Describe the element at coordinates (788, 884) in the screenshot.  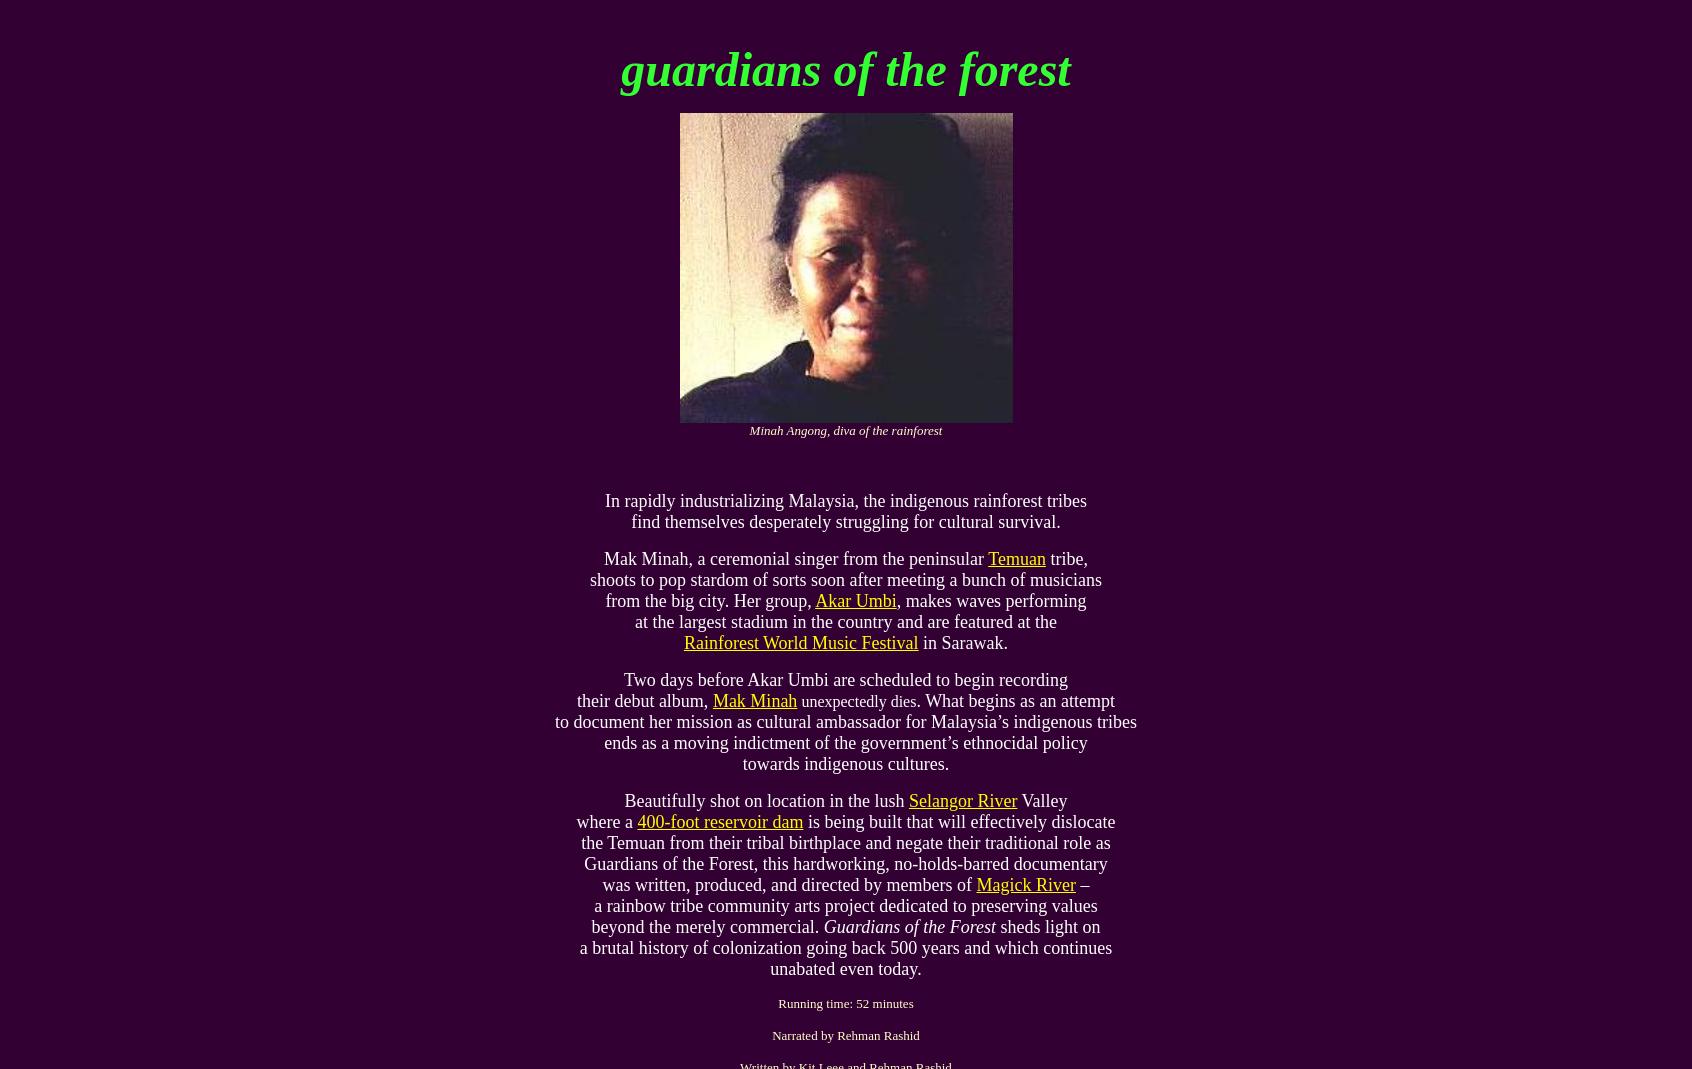
I see `'was written,
produced, and directed by members of'` at that location.